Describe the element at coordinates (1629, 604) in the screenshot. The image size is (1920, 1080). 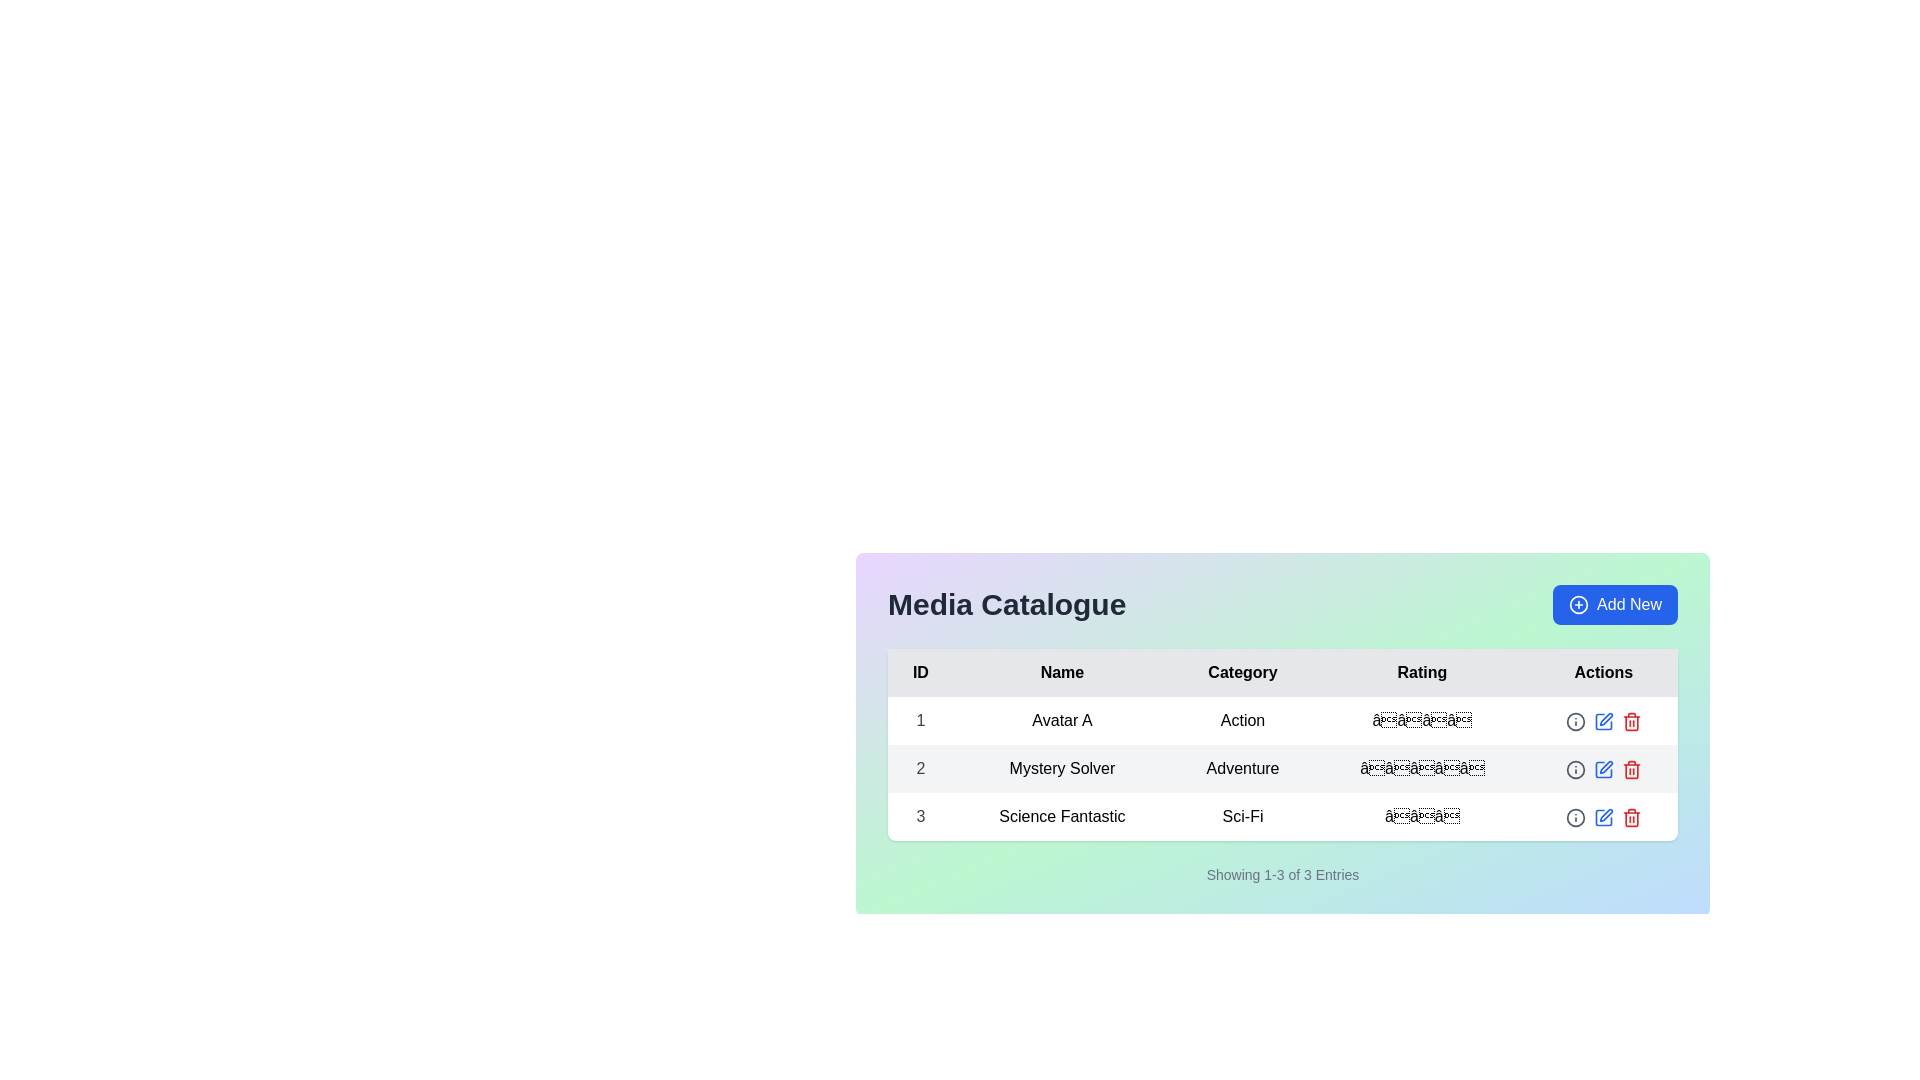
I see `the 'Add New' button located in the top-right corner of the Media Catalogue section` at that location.